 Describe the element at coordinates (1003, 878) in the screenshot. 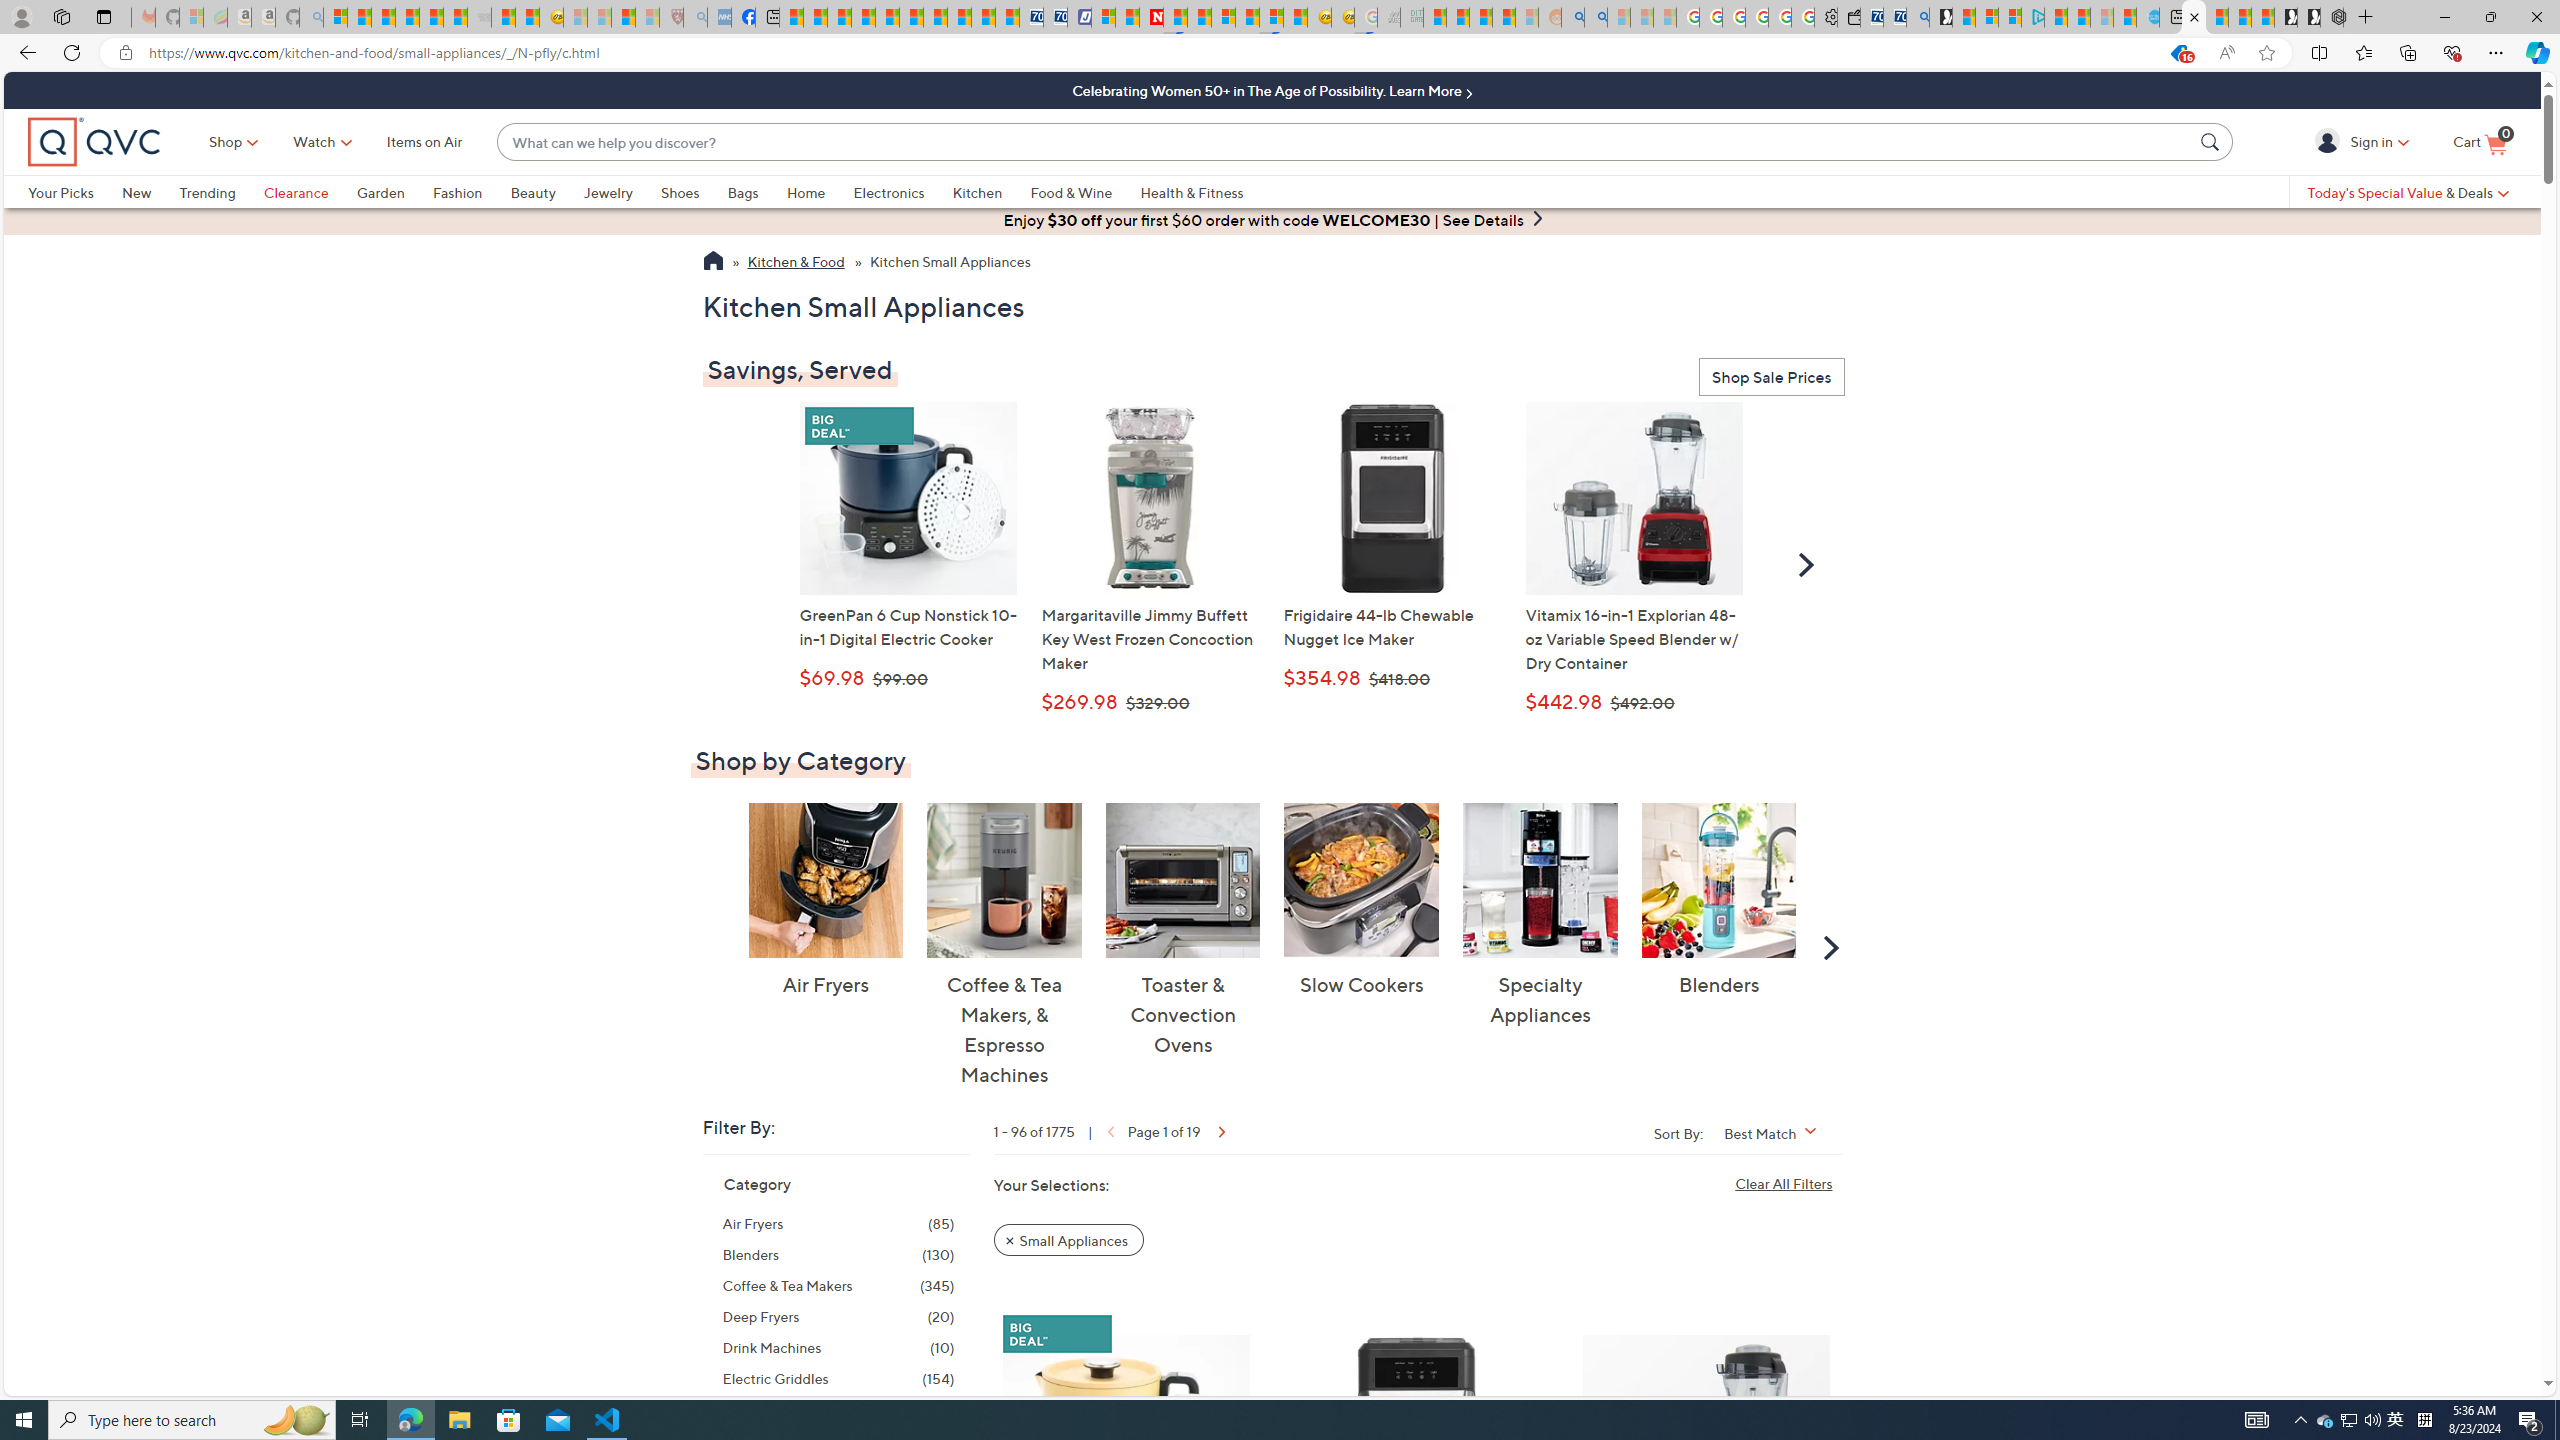

I see `'Coffee & Tea Makers, & Espresso Machines'` at that location.